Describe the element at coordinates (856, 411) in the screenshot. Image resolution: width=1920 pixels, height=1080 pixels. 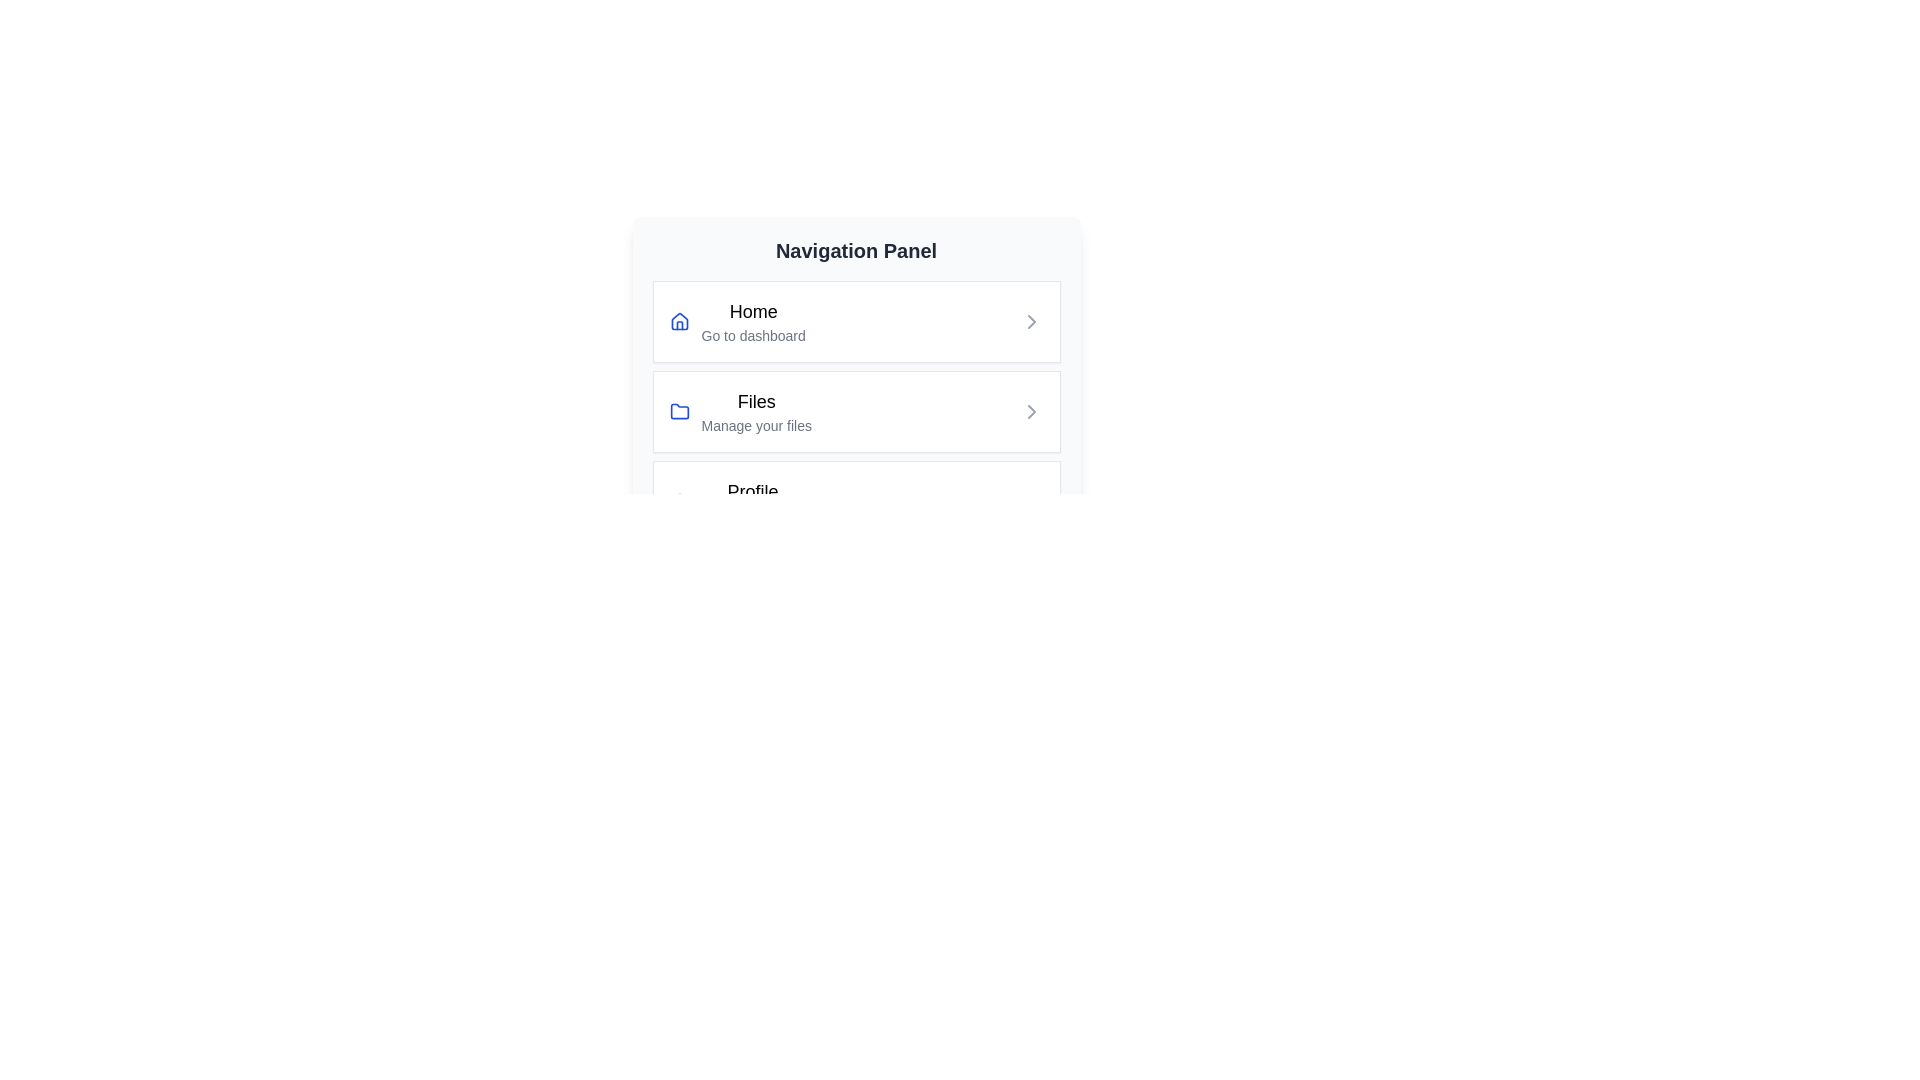
I see `the 'Files' button in the vertical navigation list for keyboard navigation` at that location.